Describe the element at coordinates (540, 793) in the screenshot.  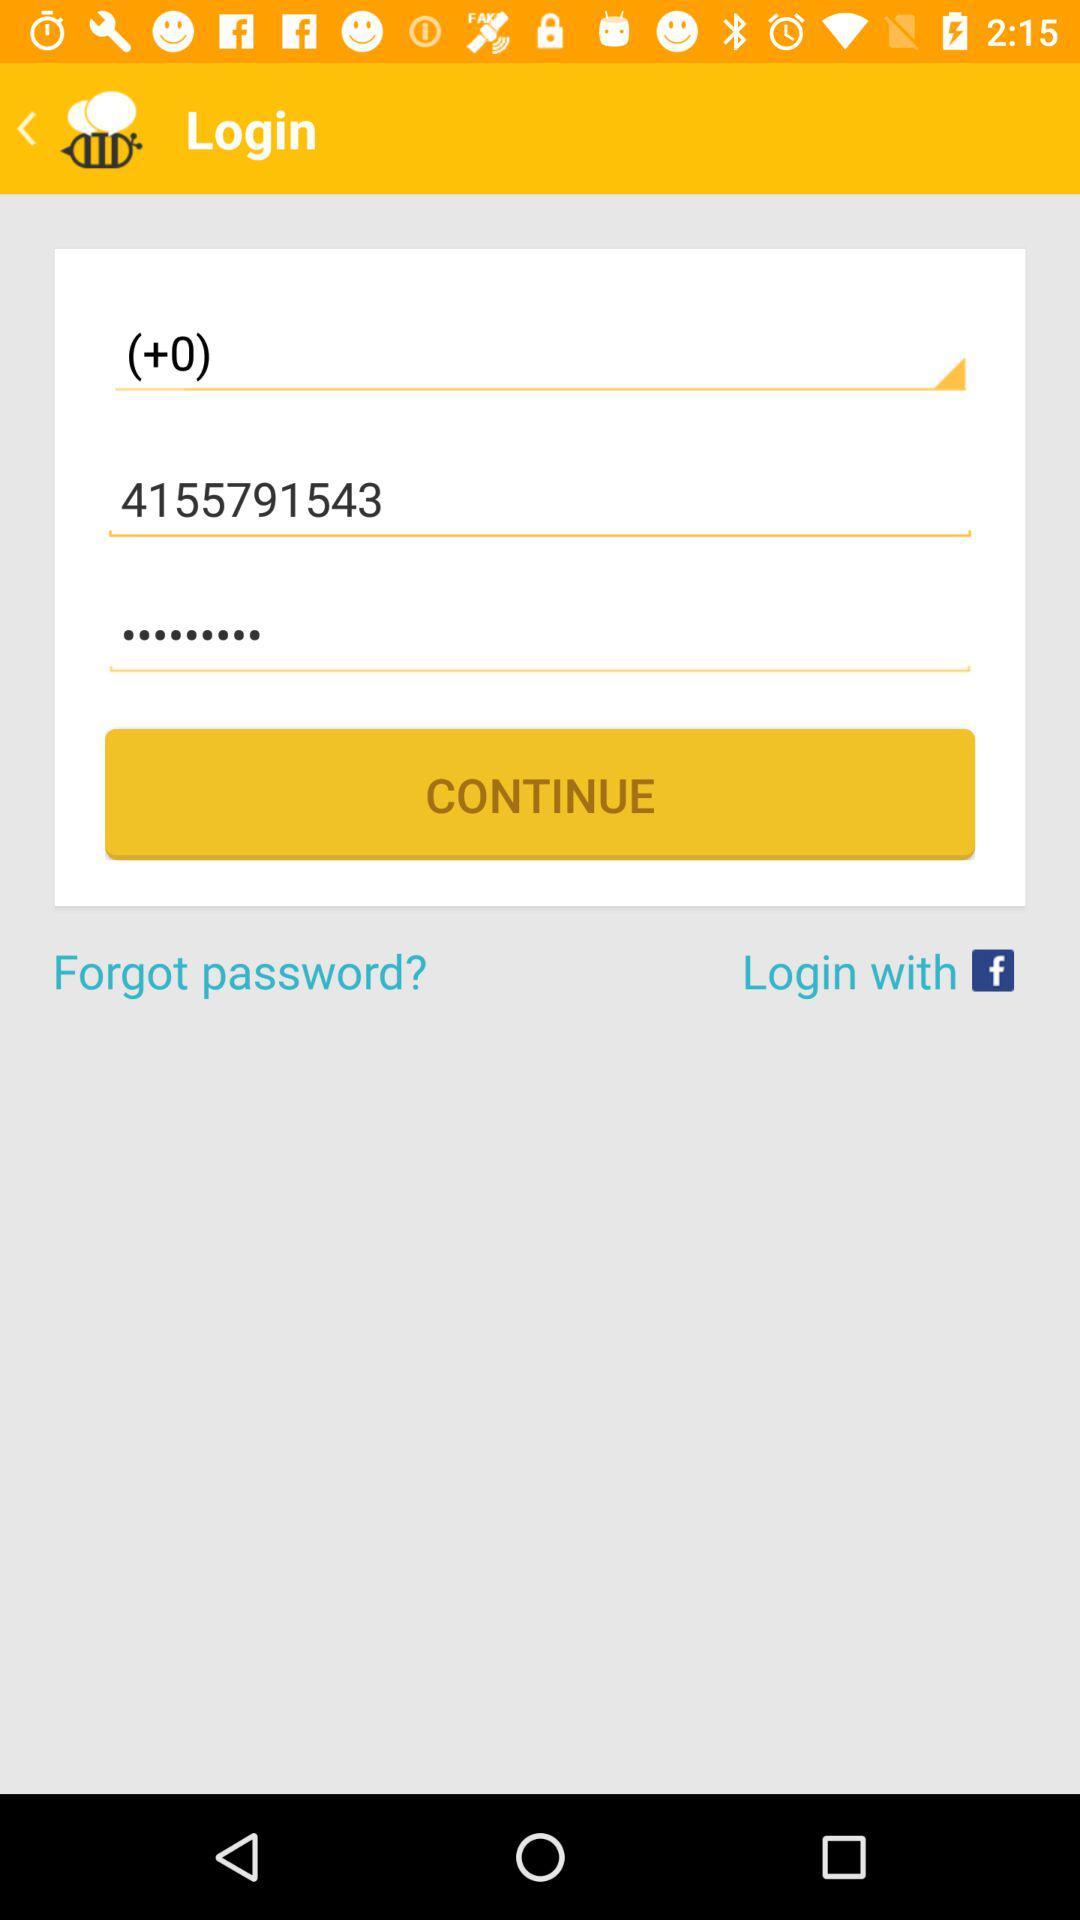
I see `item below the crowd3116 item` at that location.